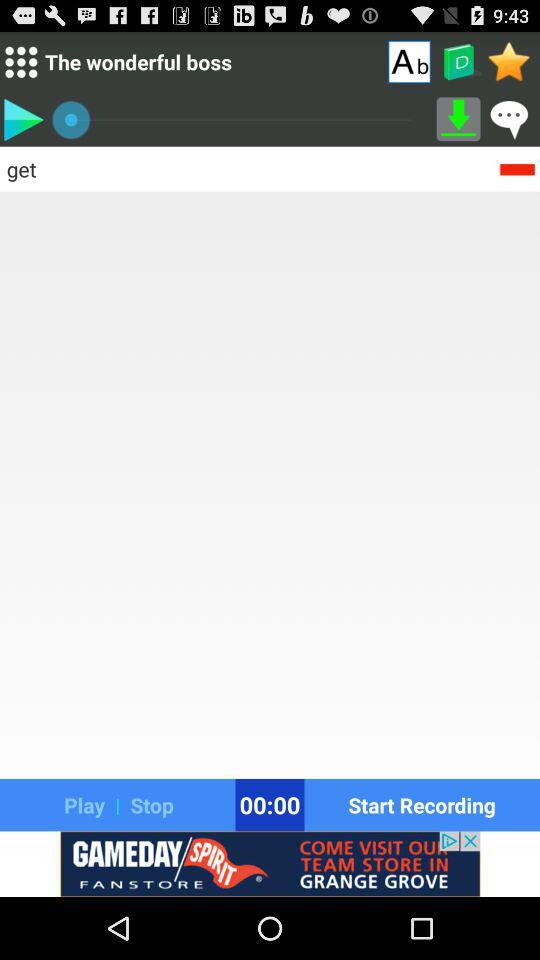 This screenshot has height=960, width=540. I want to click on advertisement, so click(270, 863).